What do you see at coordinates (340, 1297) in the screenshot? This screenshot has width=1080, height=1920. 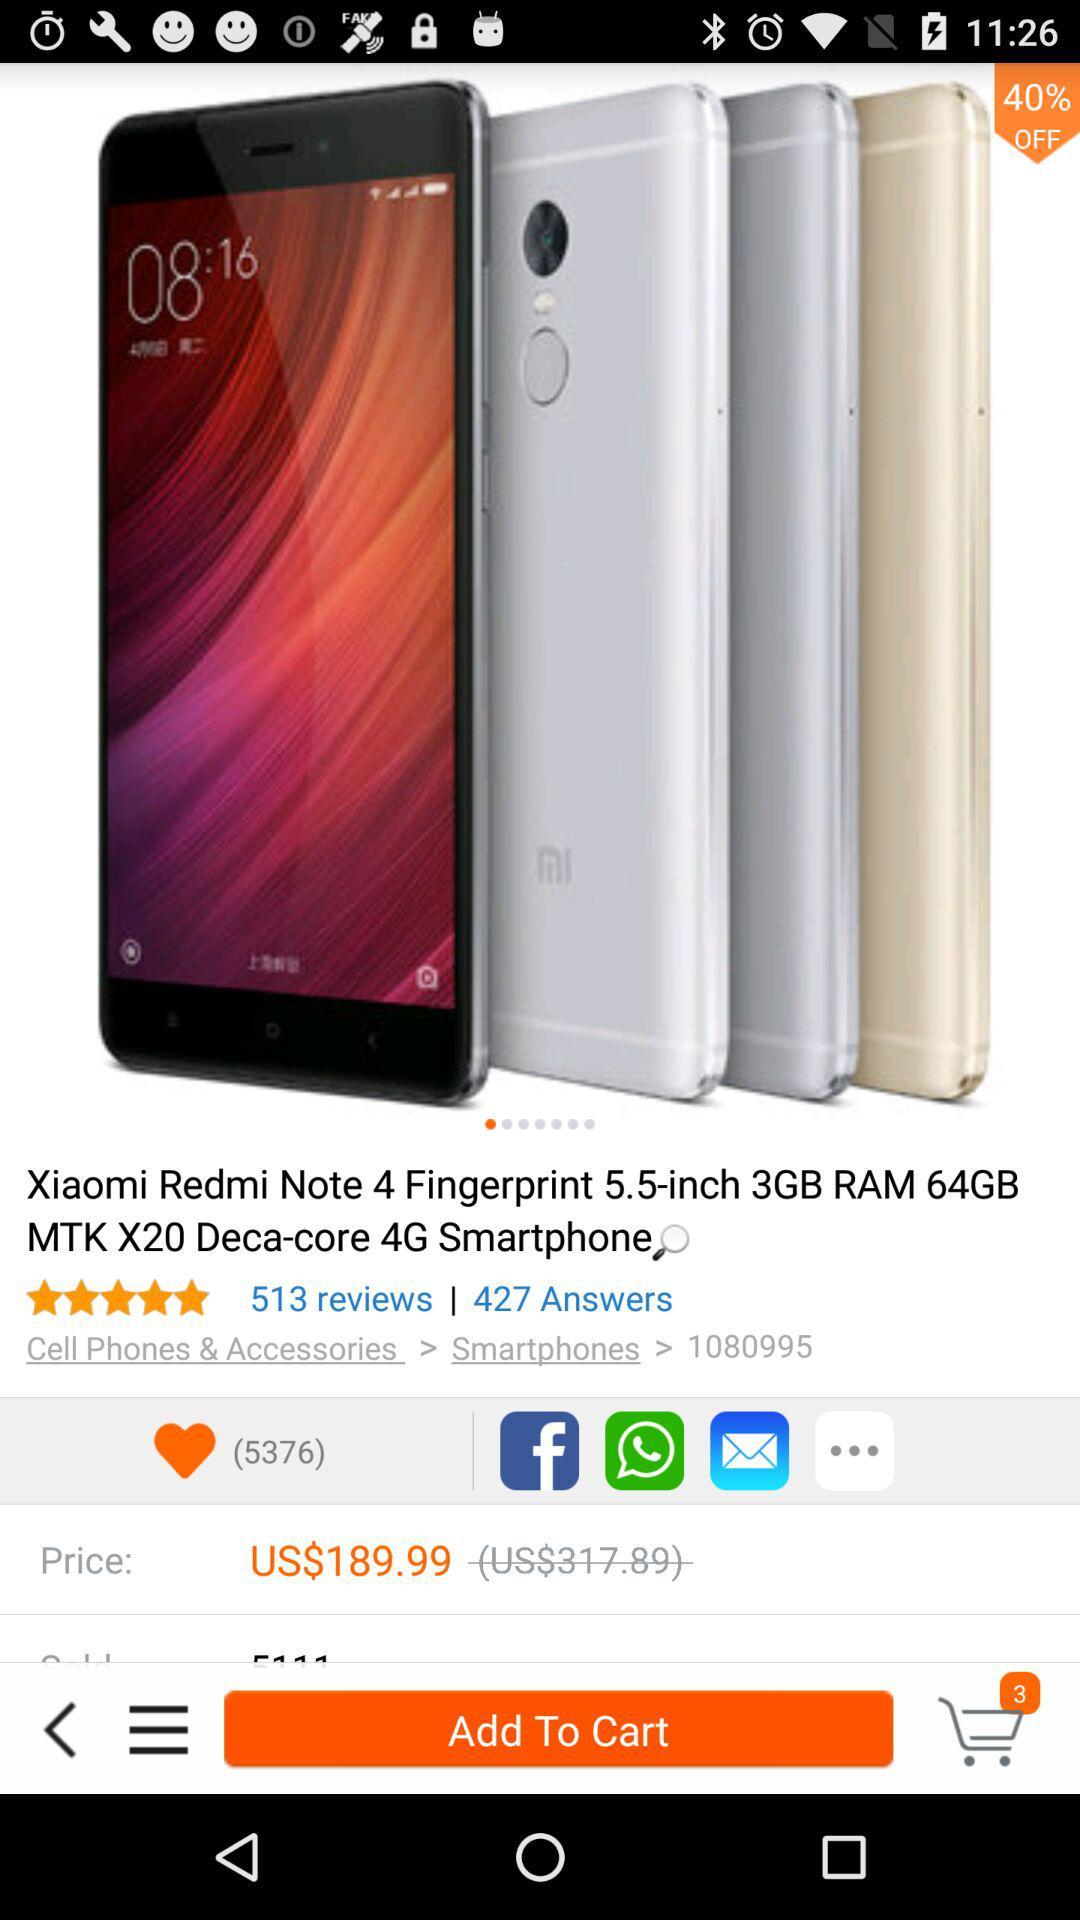 I see `the icon to the left of | icon` at bounding box center [340, 1297].